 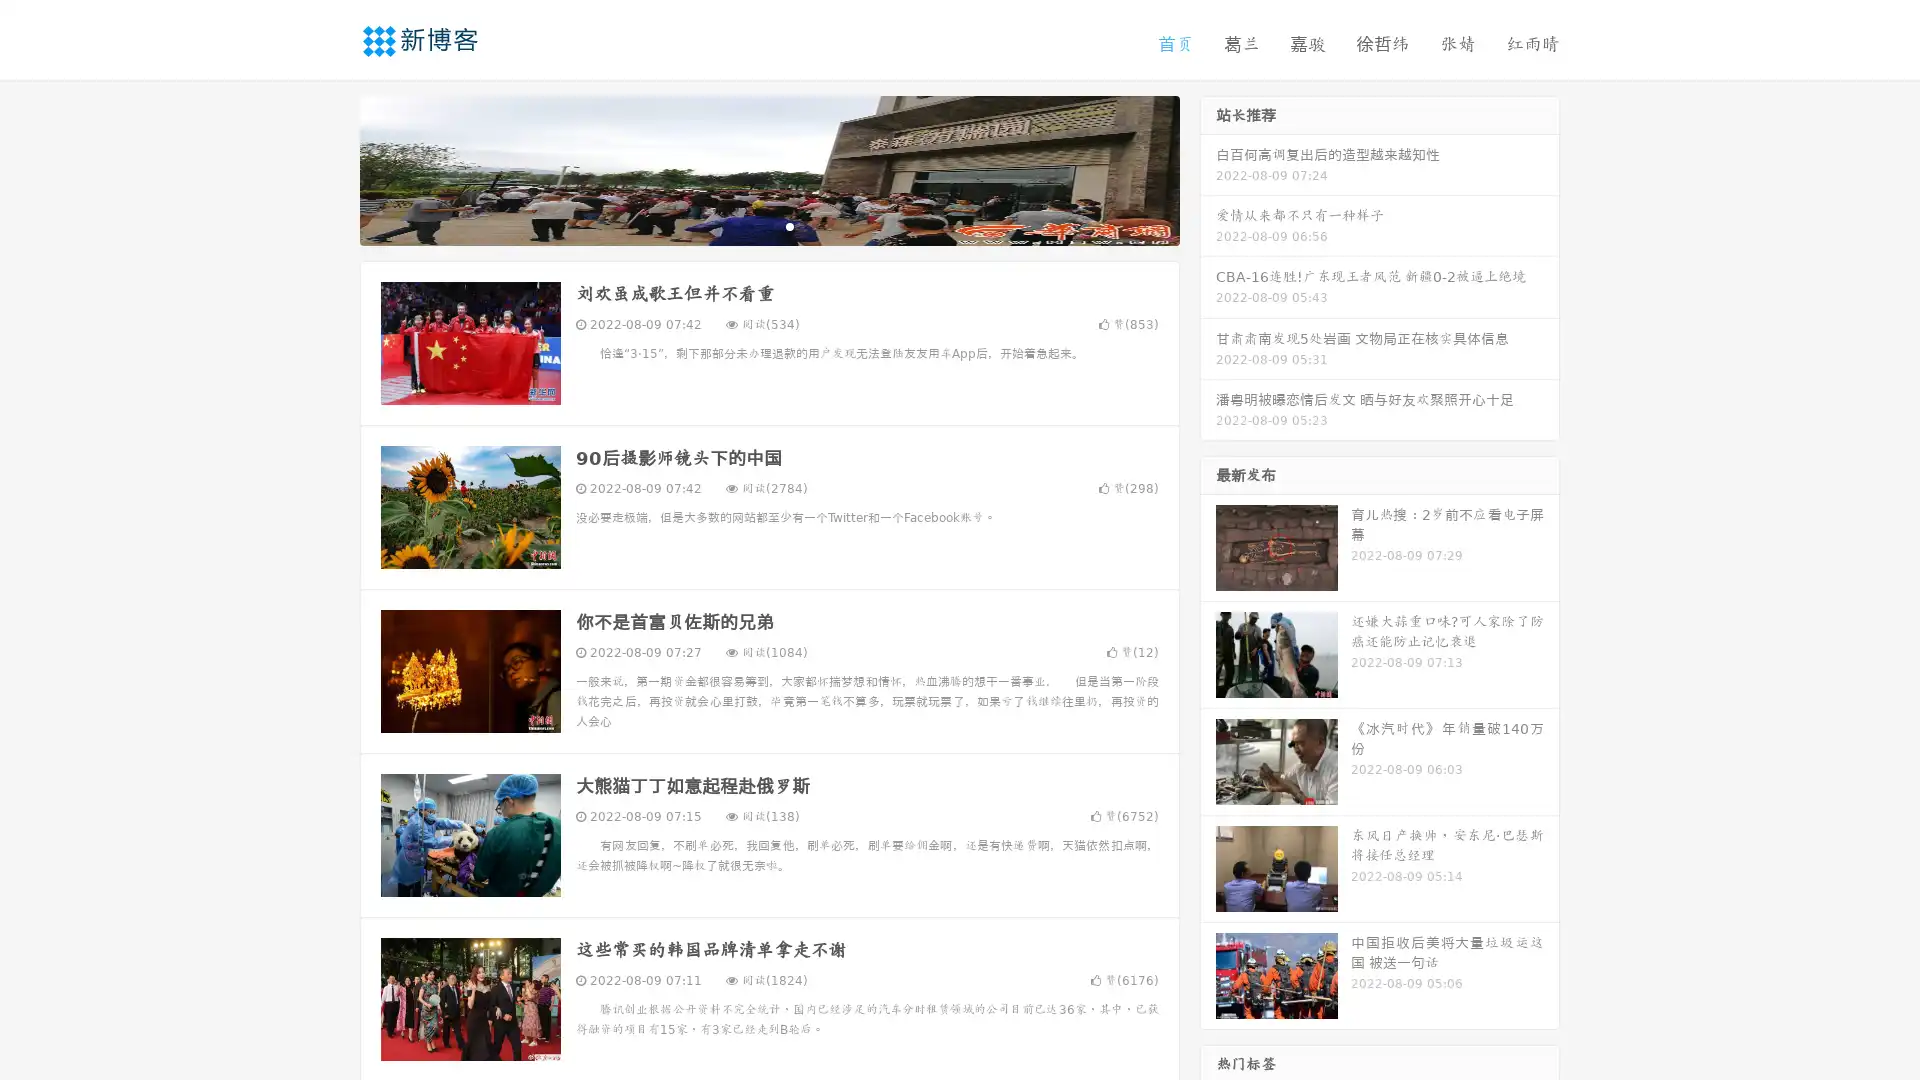 What do you see at coordinates (768, 225) in the screenshot?
I see `Go to slide 2` at bounding box center [768, 225].